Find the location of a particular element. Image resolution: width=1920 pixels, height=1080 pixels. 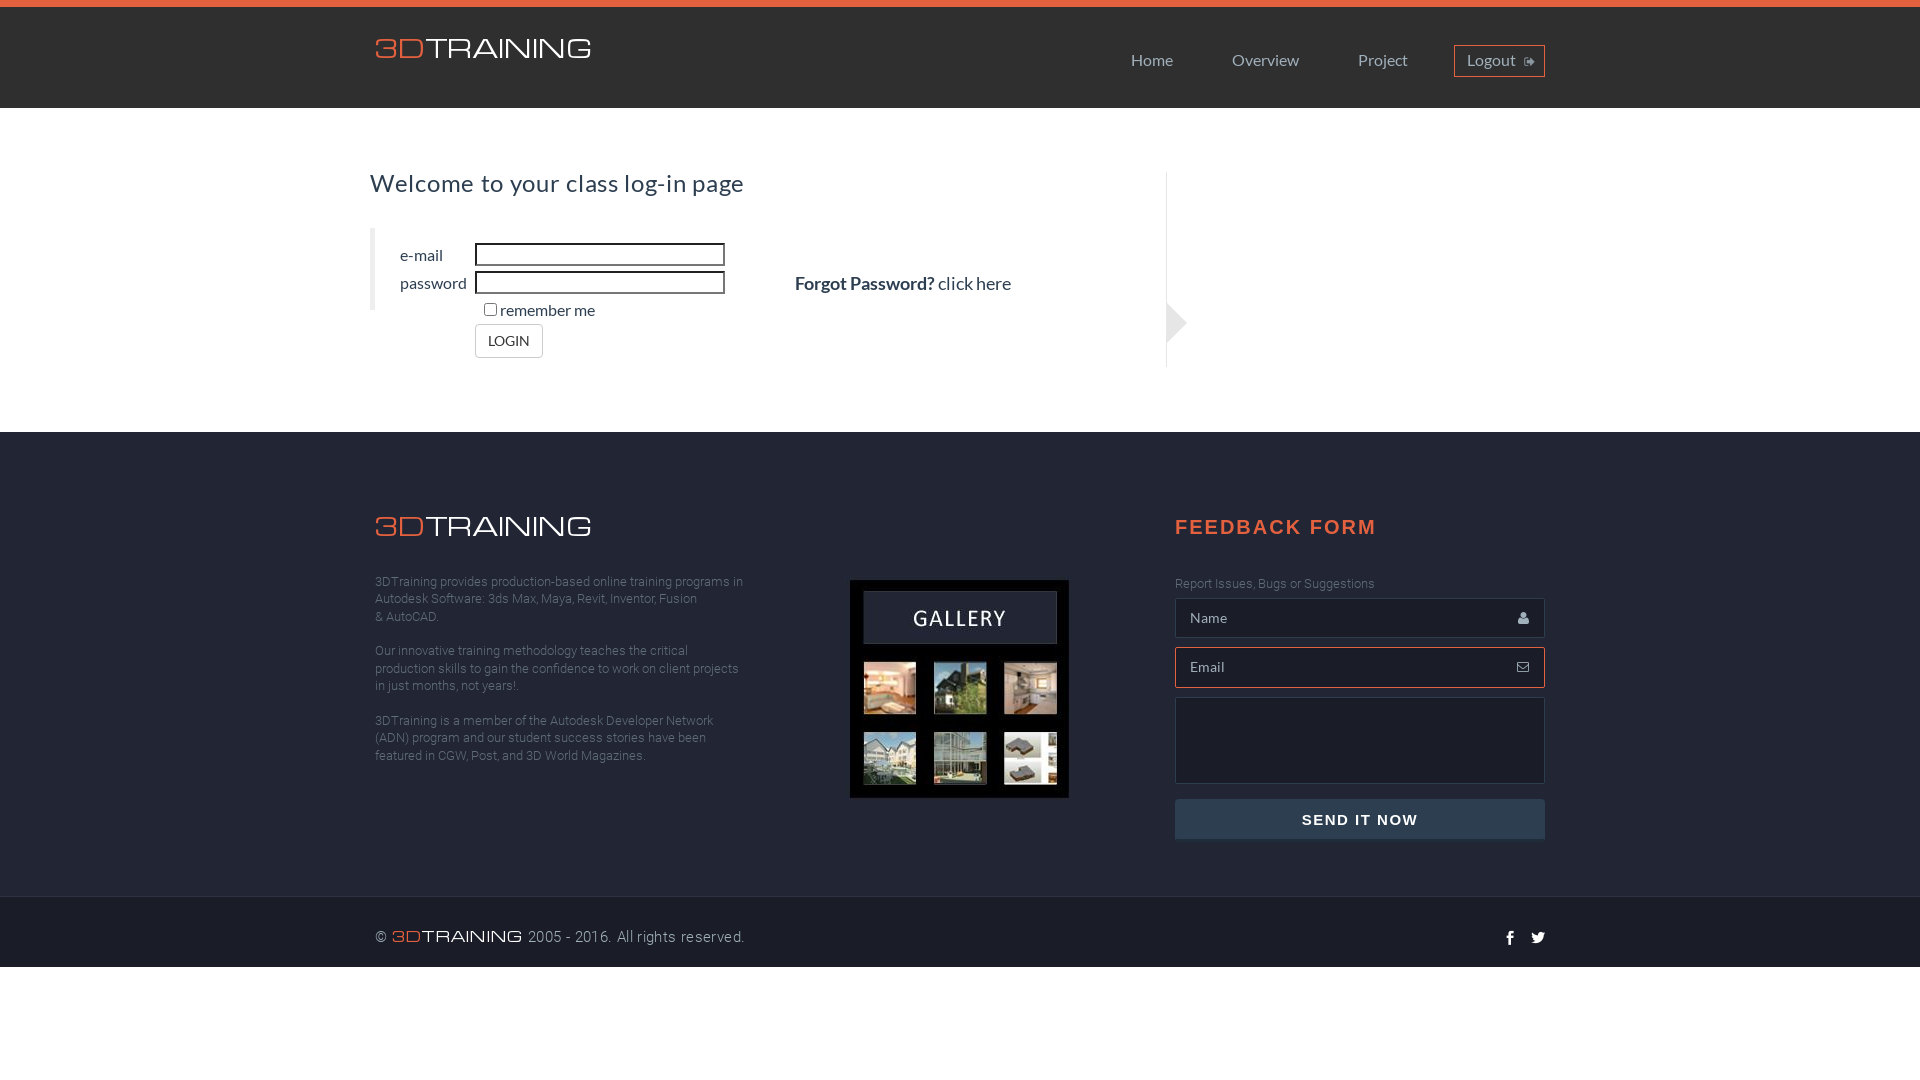

'LOGIN' is located at coordinates (508, 339).